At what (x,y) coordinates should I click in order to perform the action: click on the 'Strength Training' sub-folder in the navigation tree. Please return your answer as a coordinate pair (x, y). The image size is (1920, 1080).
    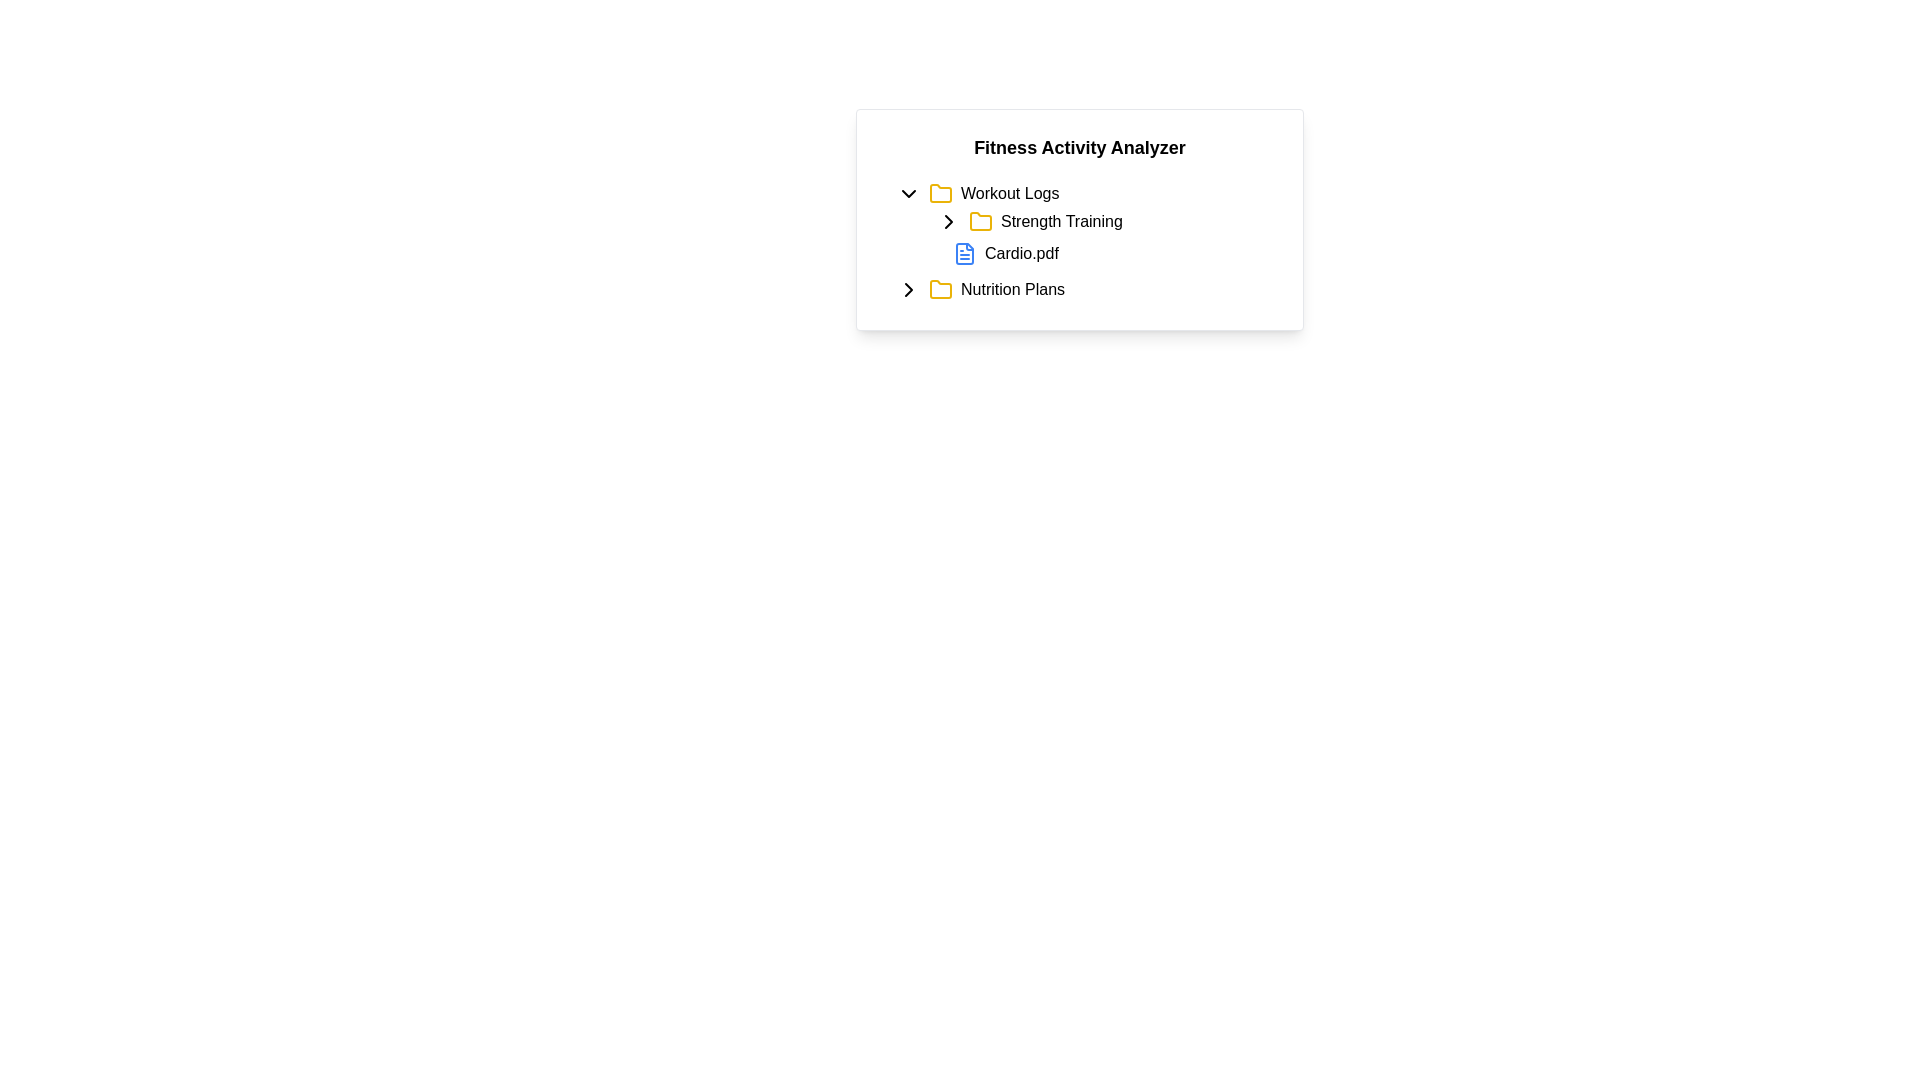
    Looking at the image, I should click on (1079, 225).